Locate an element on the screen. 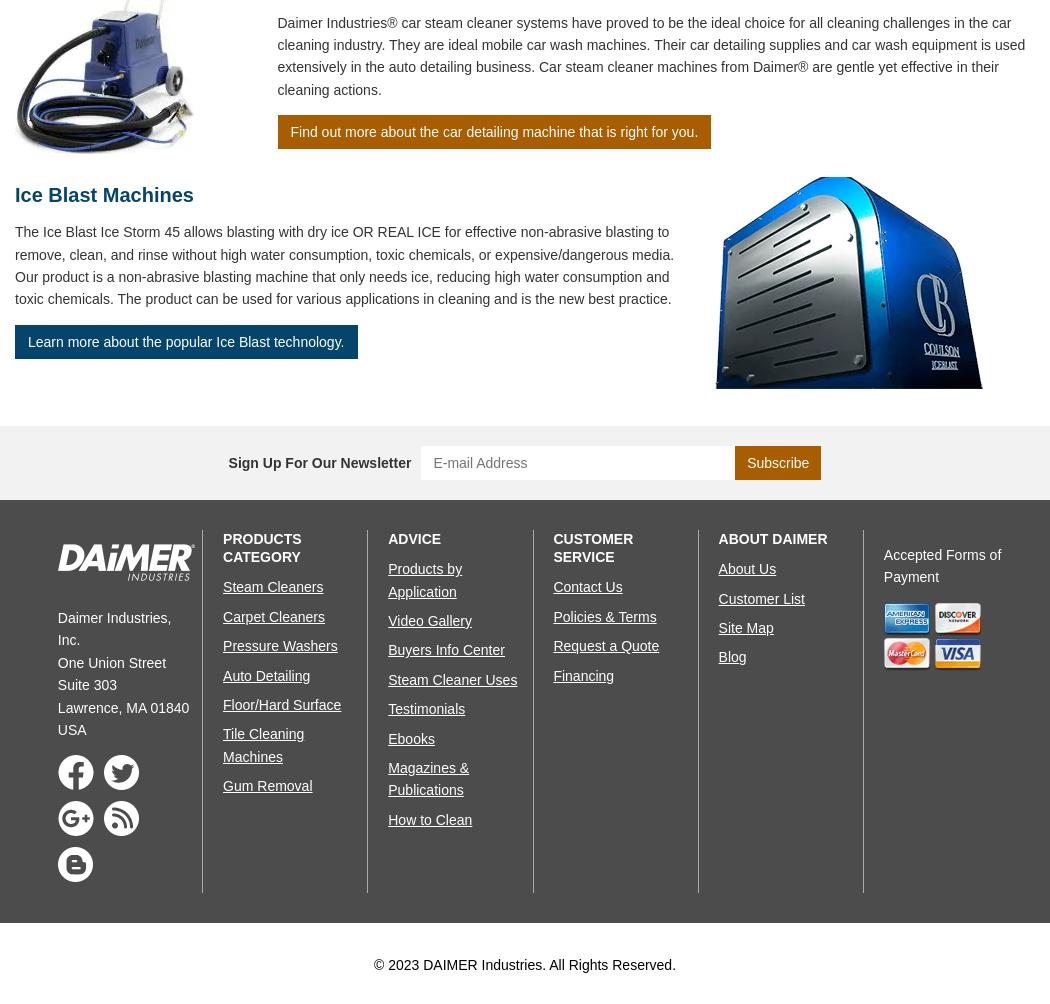  'Ice Blast Machines' is located at coordinates (112, 193).